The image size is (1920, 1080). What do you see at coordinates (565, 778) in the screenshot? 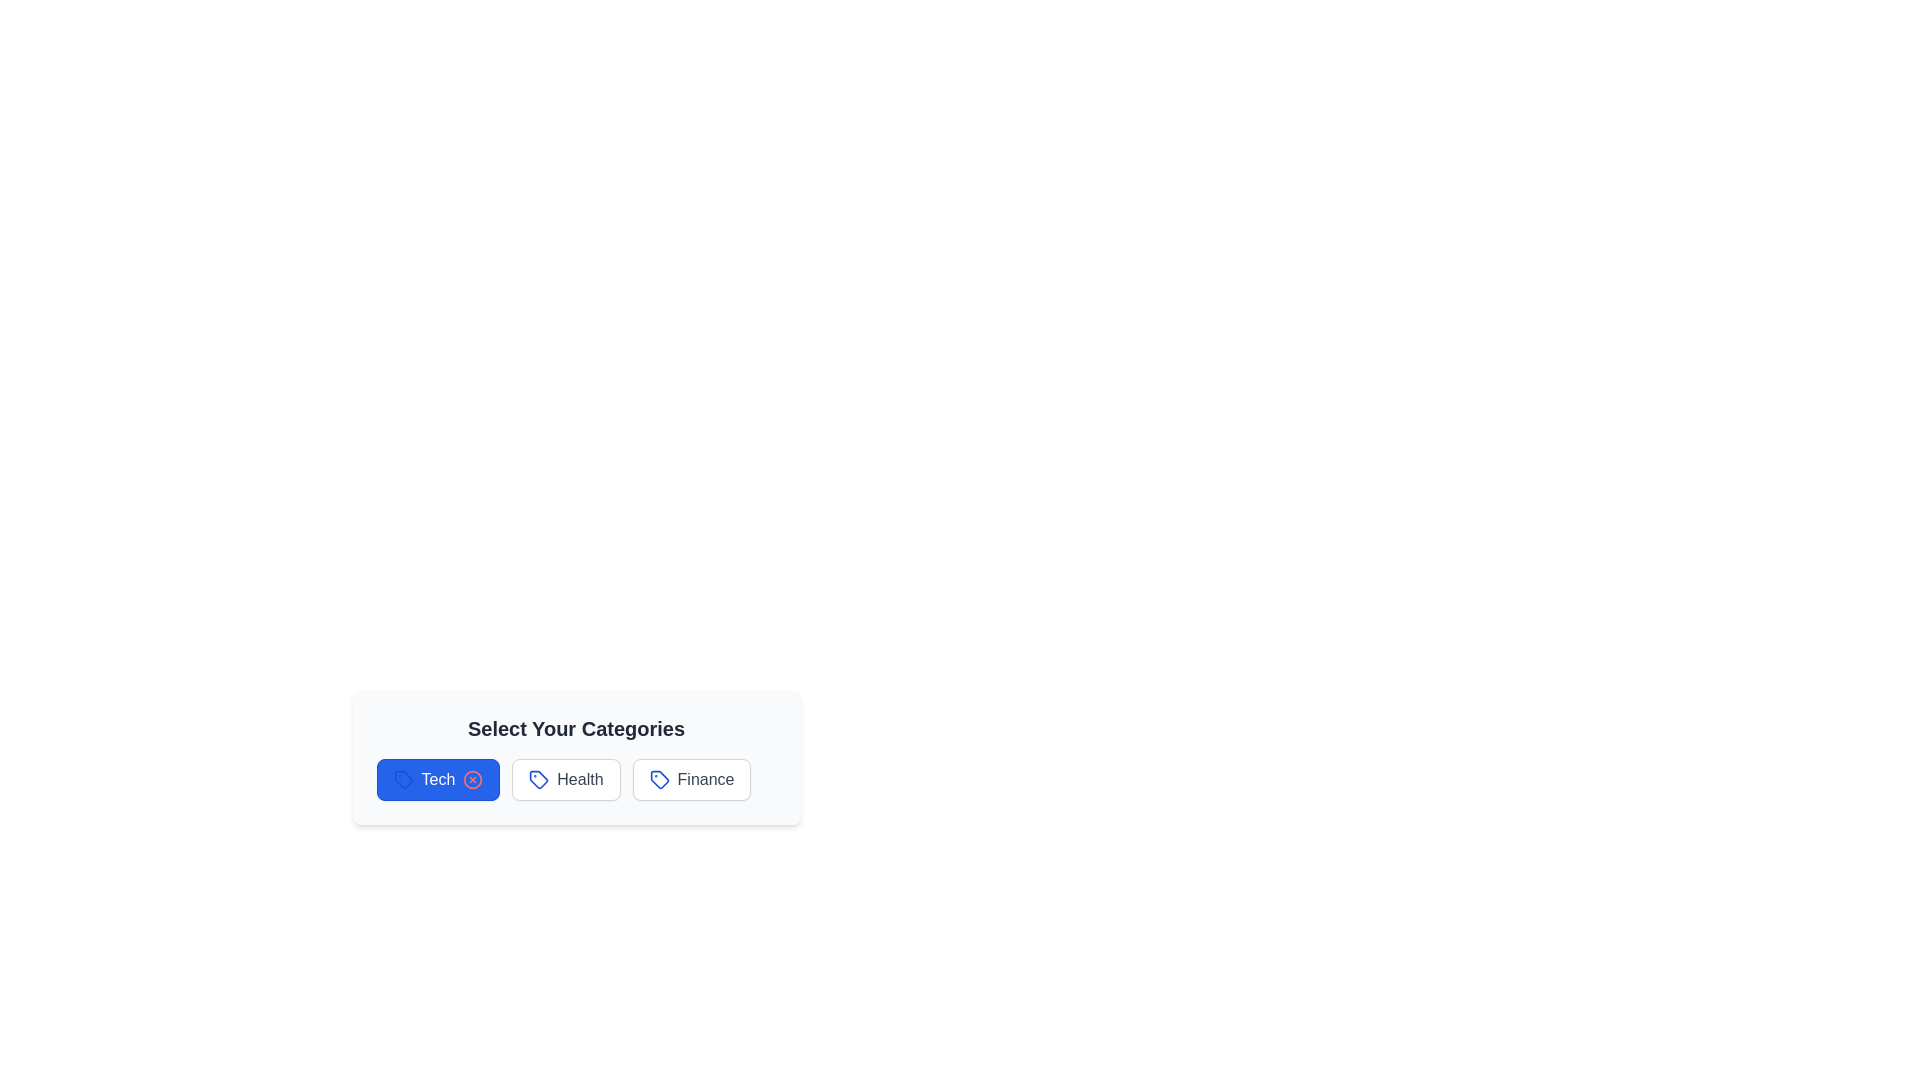
I see `the category Health to visualize its hover effect` at bounding box center [565, 778].